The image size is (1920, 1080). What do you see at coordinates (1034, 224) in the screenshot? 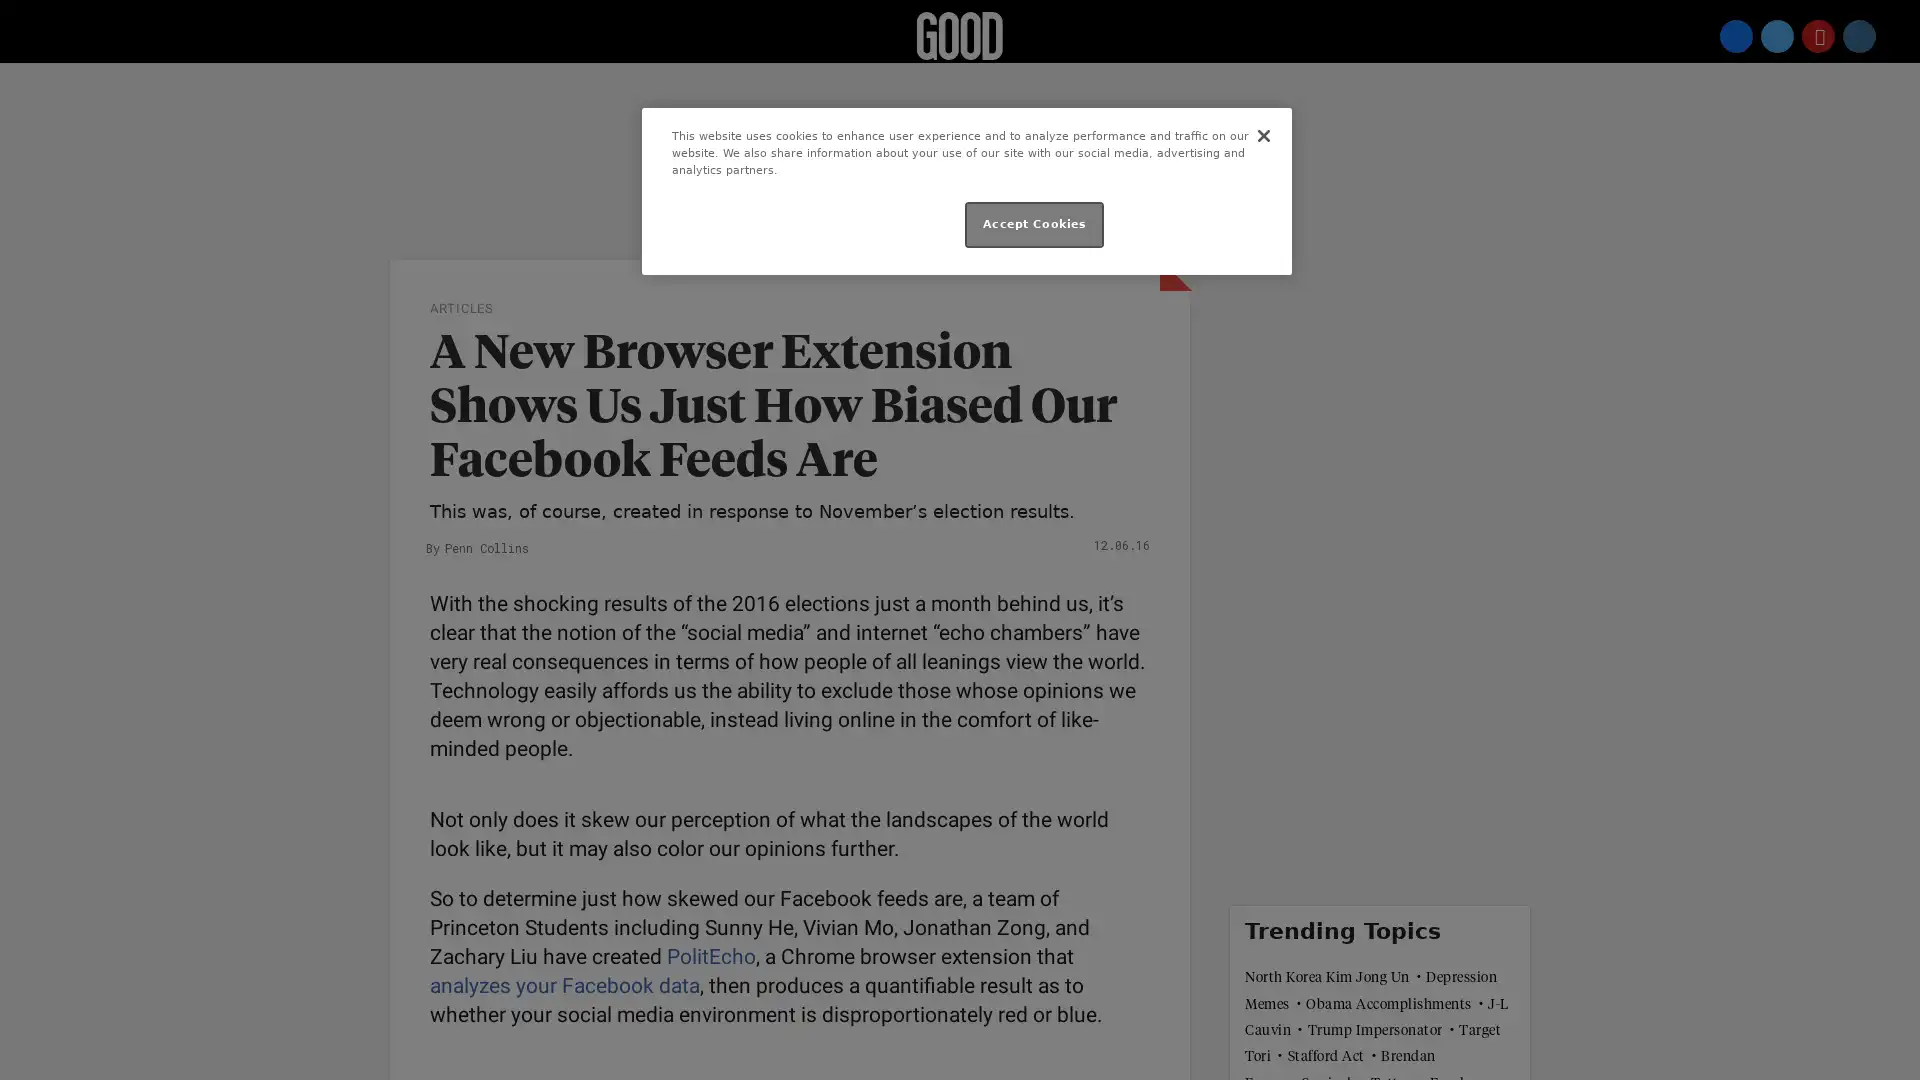
I see `Accept Cookies` at bounding box center [1034, 224].